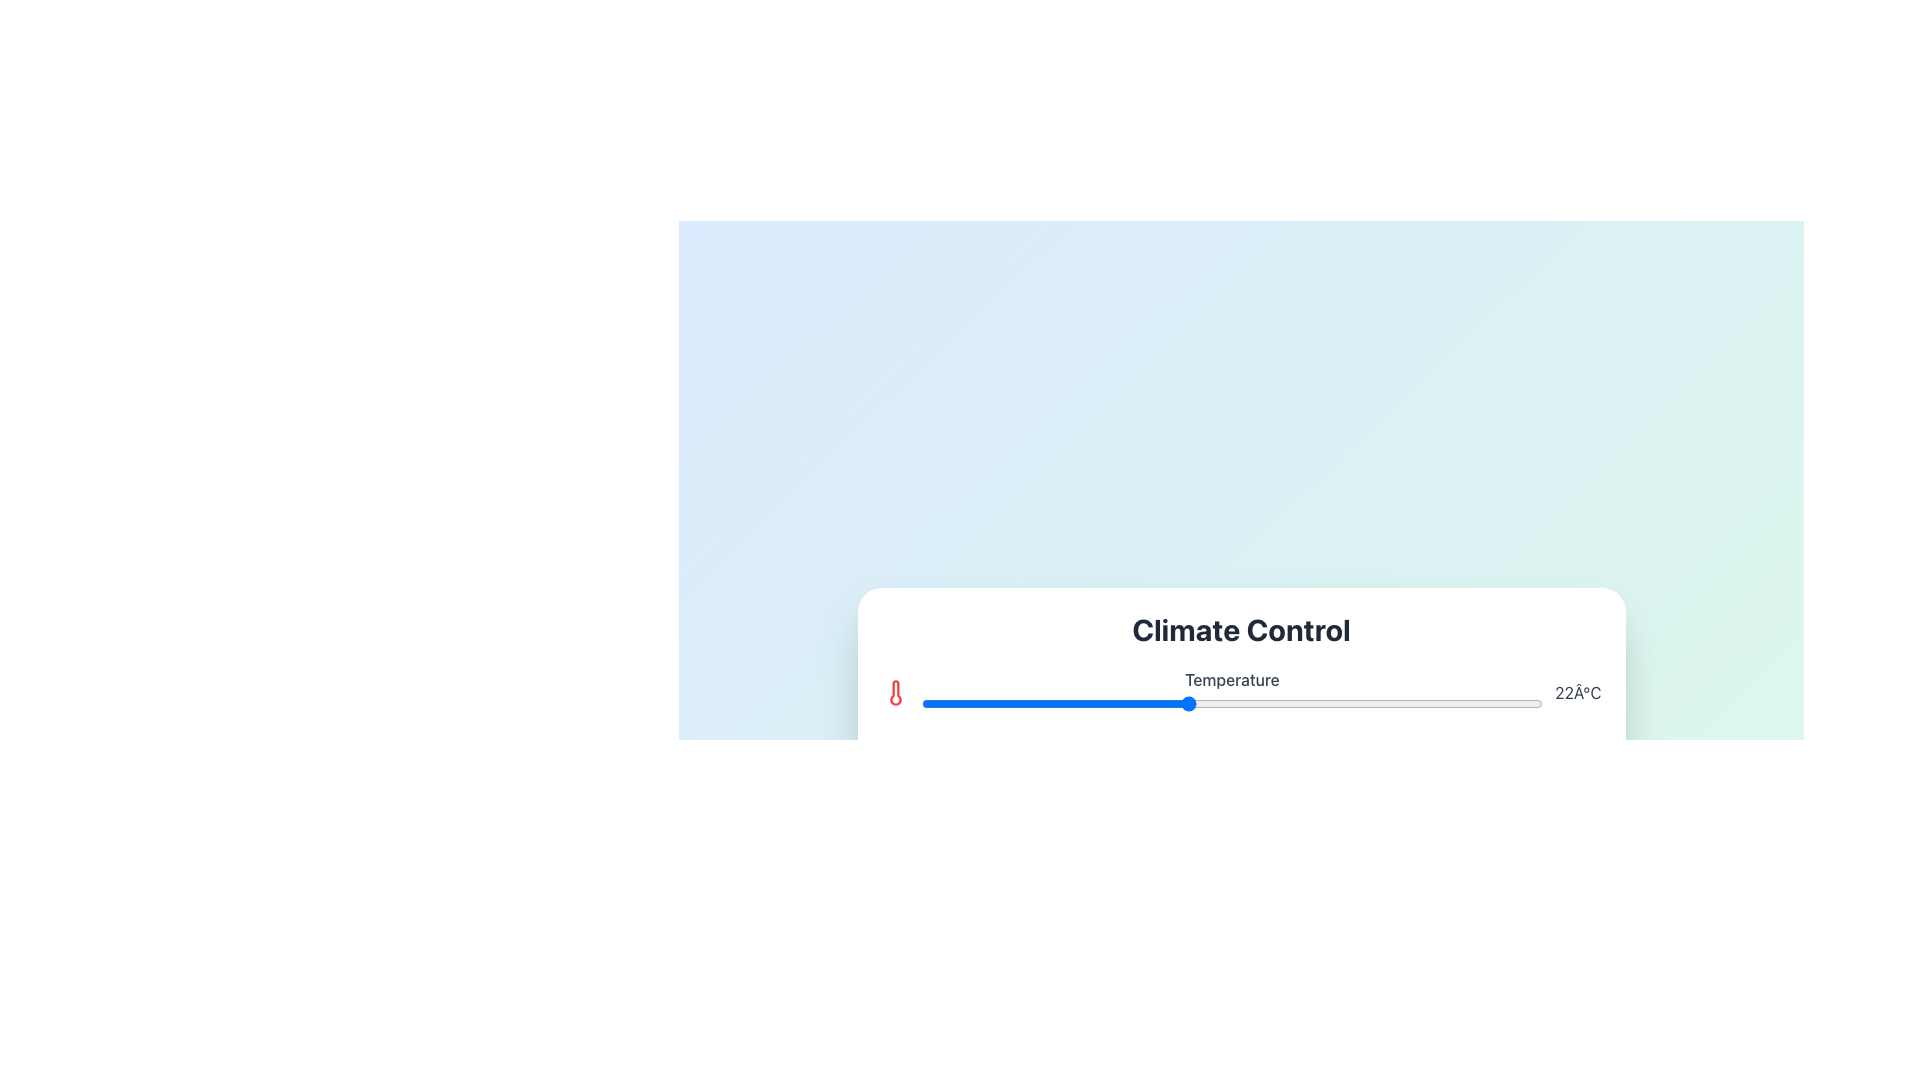 The width and height of the screenshot is (1920, 1080). Describe the element at coordinates (1053, 703) in the screenshot. I see `temperature` at that location.